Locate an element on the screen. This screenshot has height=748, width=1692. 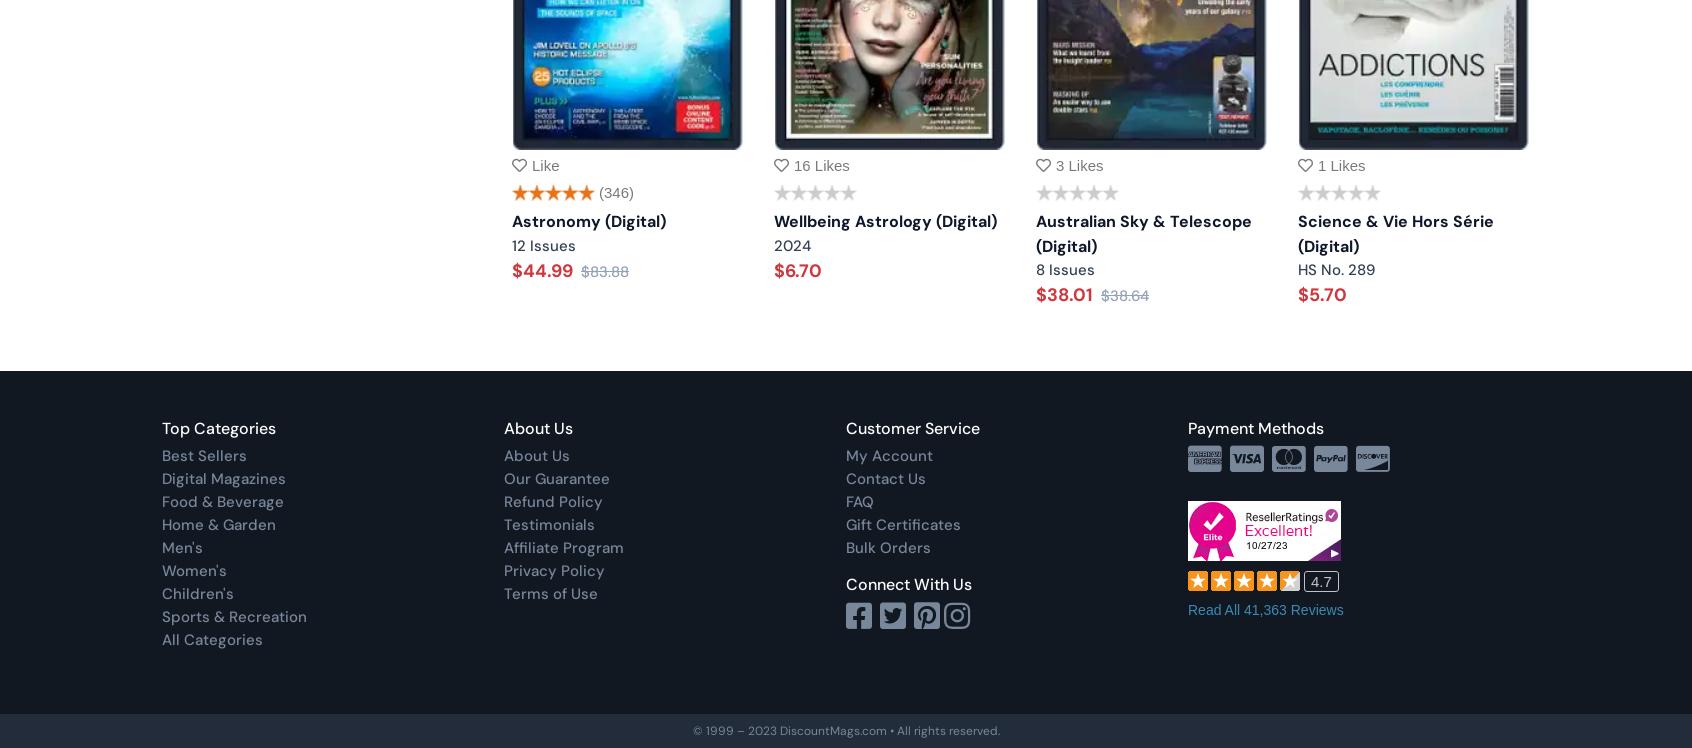
'8 Issues' is located at coordinates (1065, 269).